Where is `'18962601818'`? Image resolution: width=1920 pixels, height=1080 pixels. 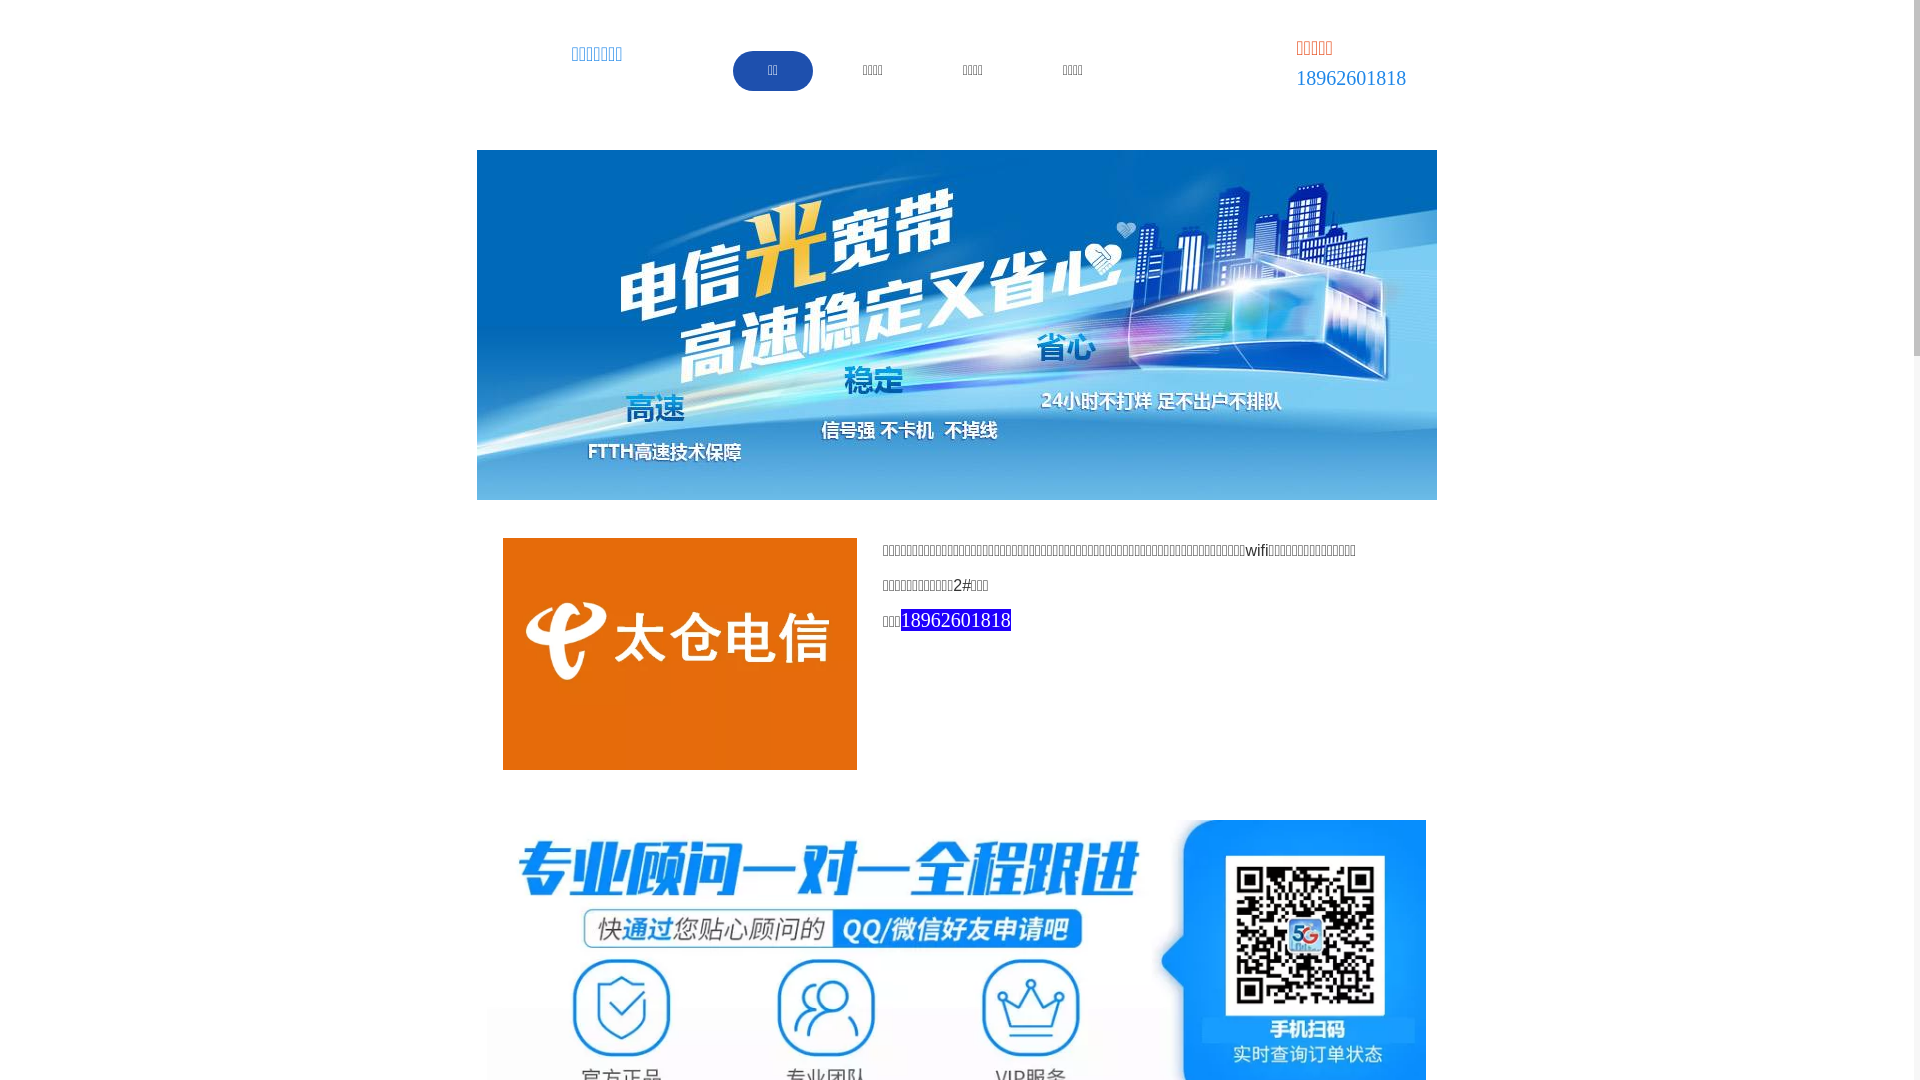 '18962601818' is located at coordinates (900, 620).